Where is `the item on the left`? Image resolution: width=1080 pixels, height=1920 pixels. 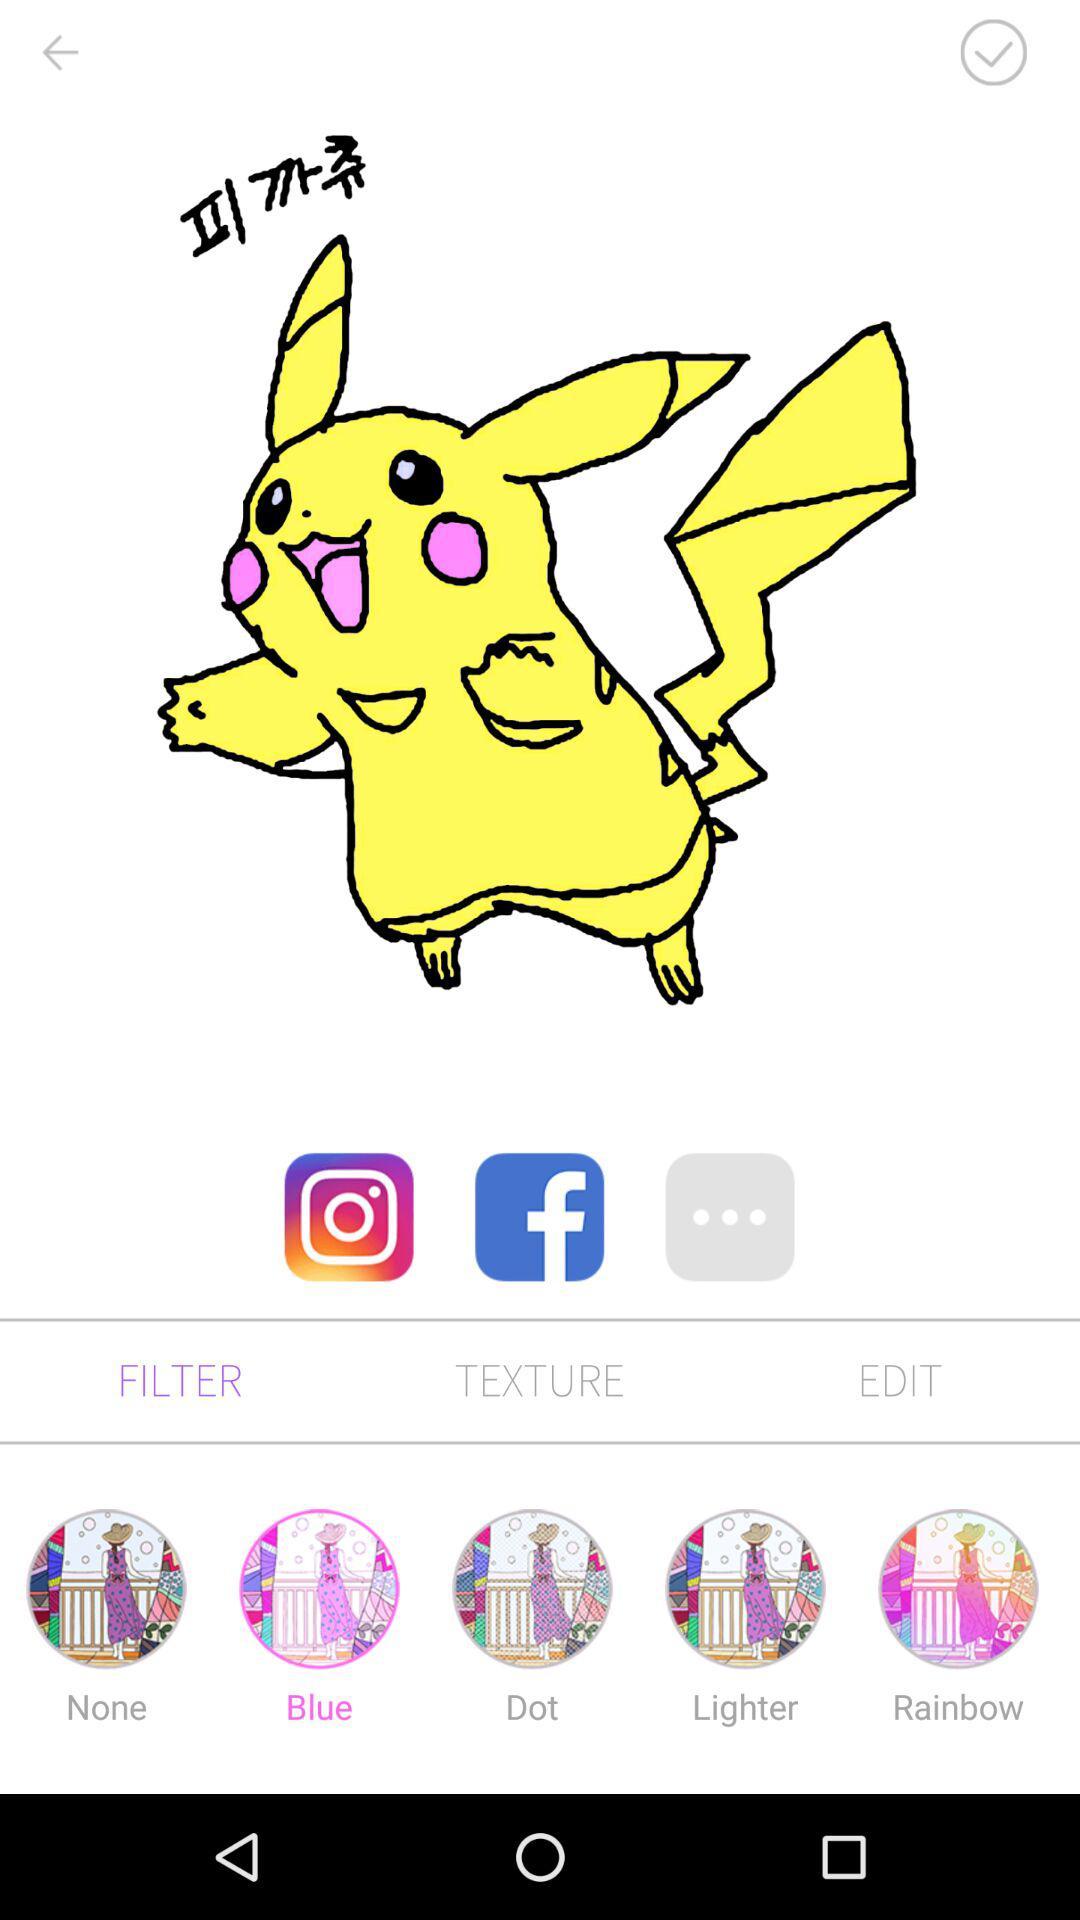
the item on the left is located at coordinates (348, 1216).